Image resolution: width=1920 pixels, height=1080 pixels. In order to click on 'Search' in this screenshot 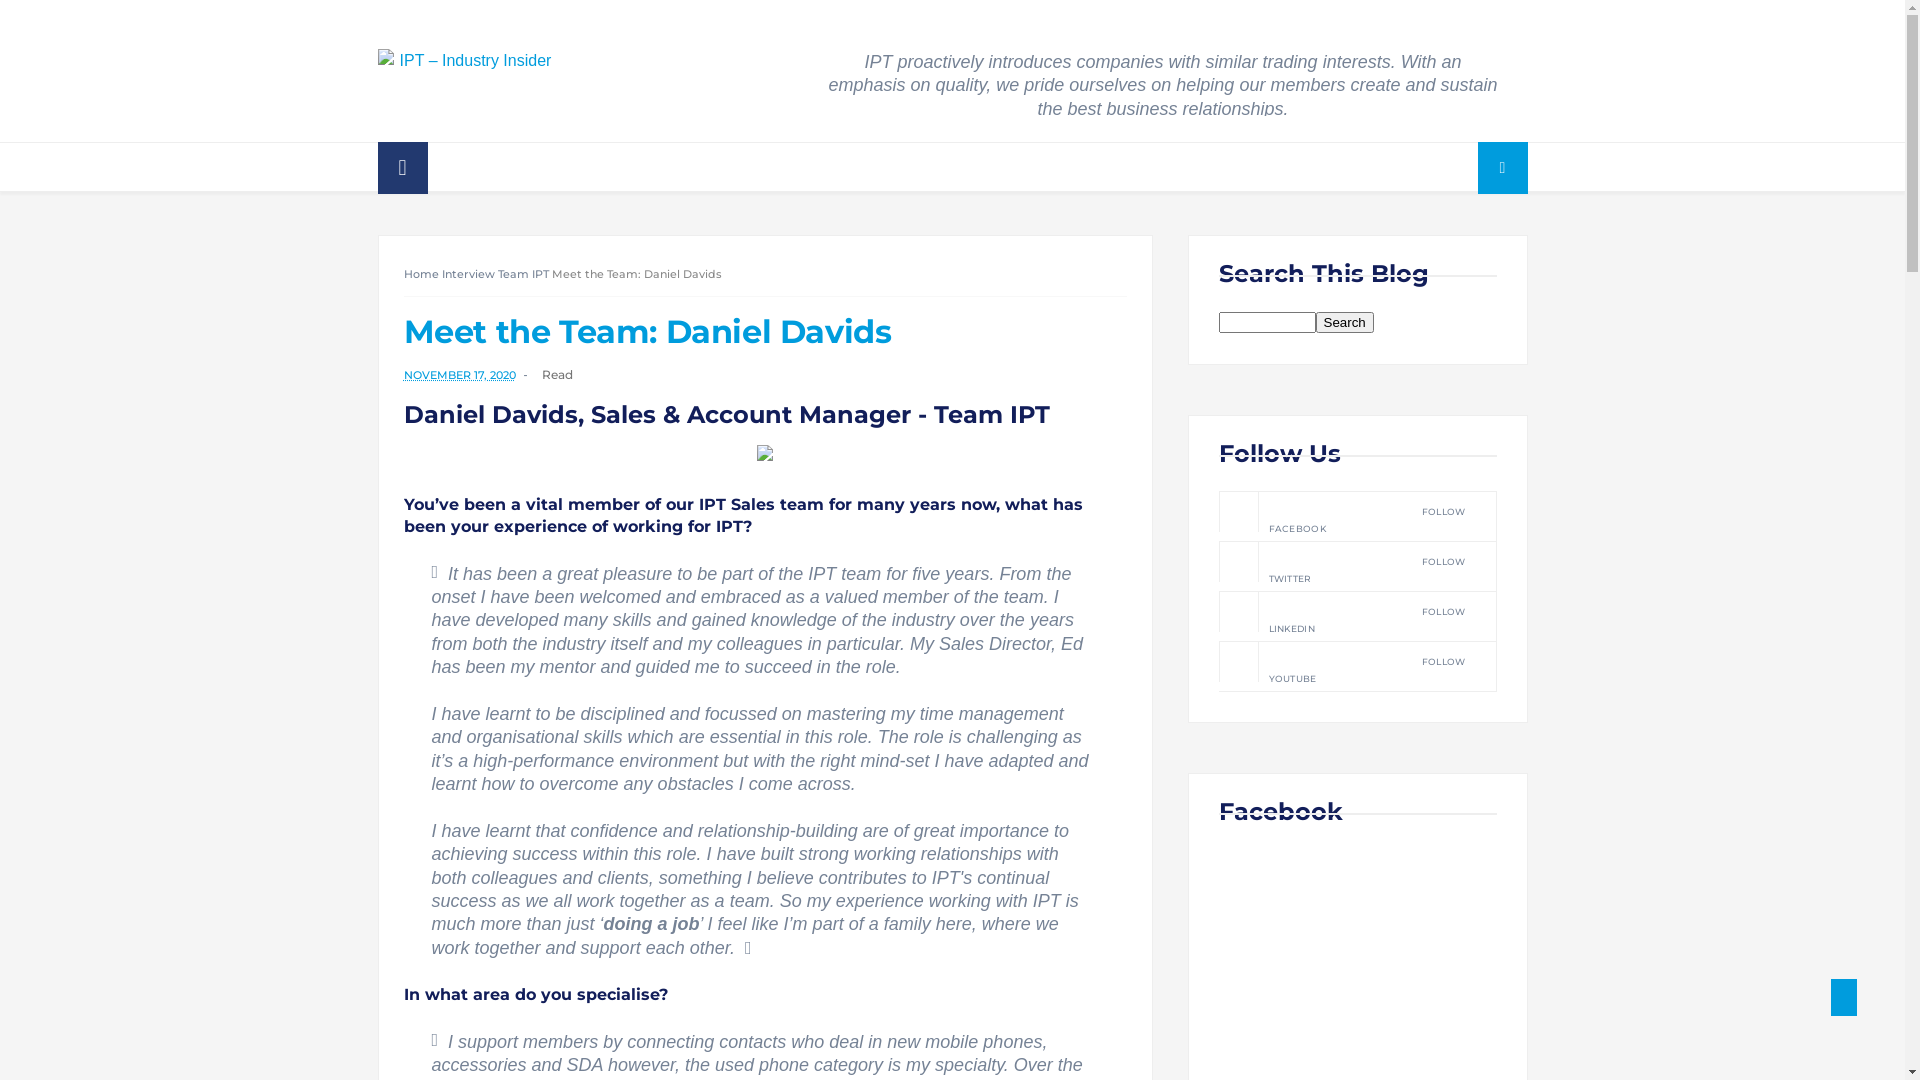, I will do `click(1344, 321)`.